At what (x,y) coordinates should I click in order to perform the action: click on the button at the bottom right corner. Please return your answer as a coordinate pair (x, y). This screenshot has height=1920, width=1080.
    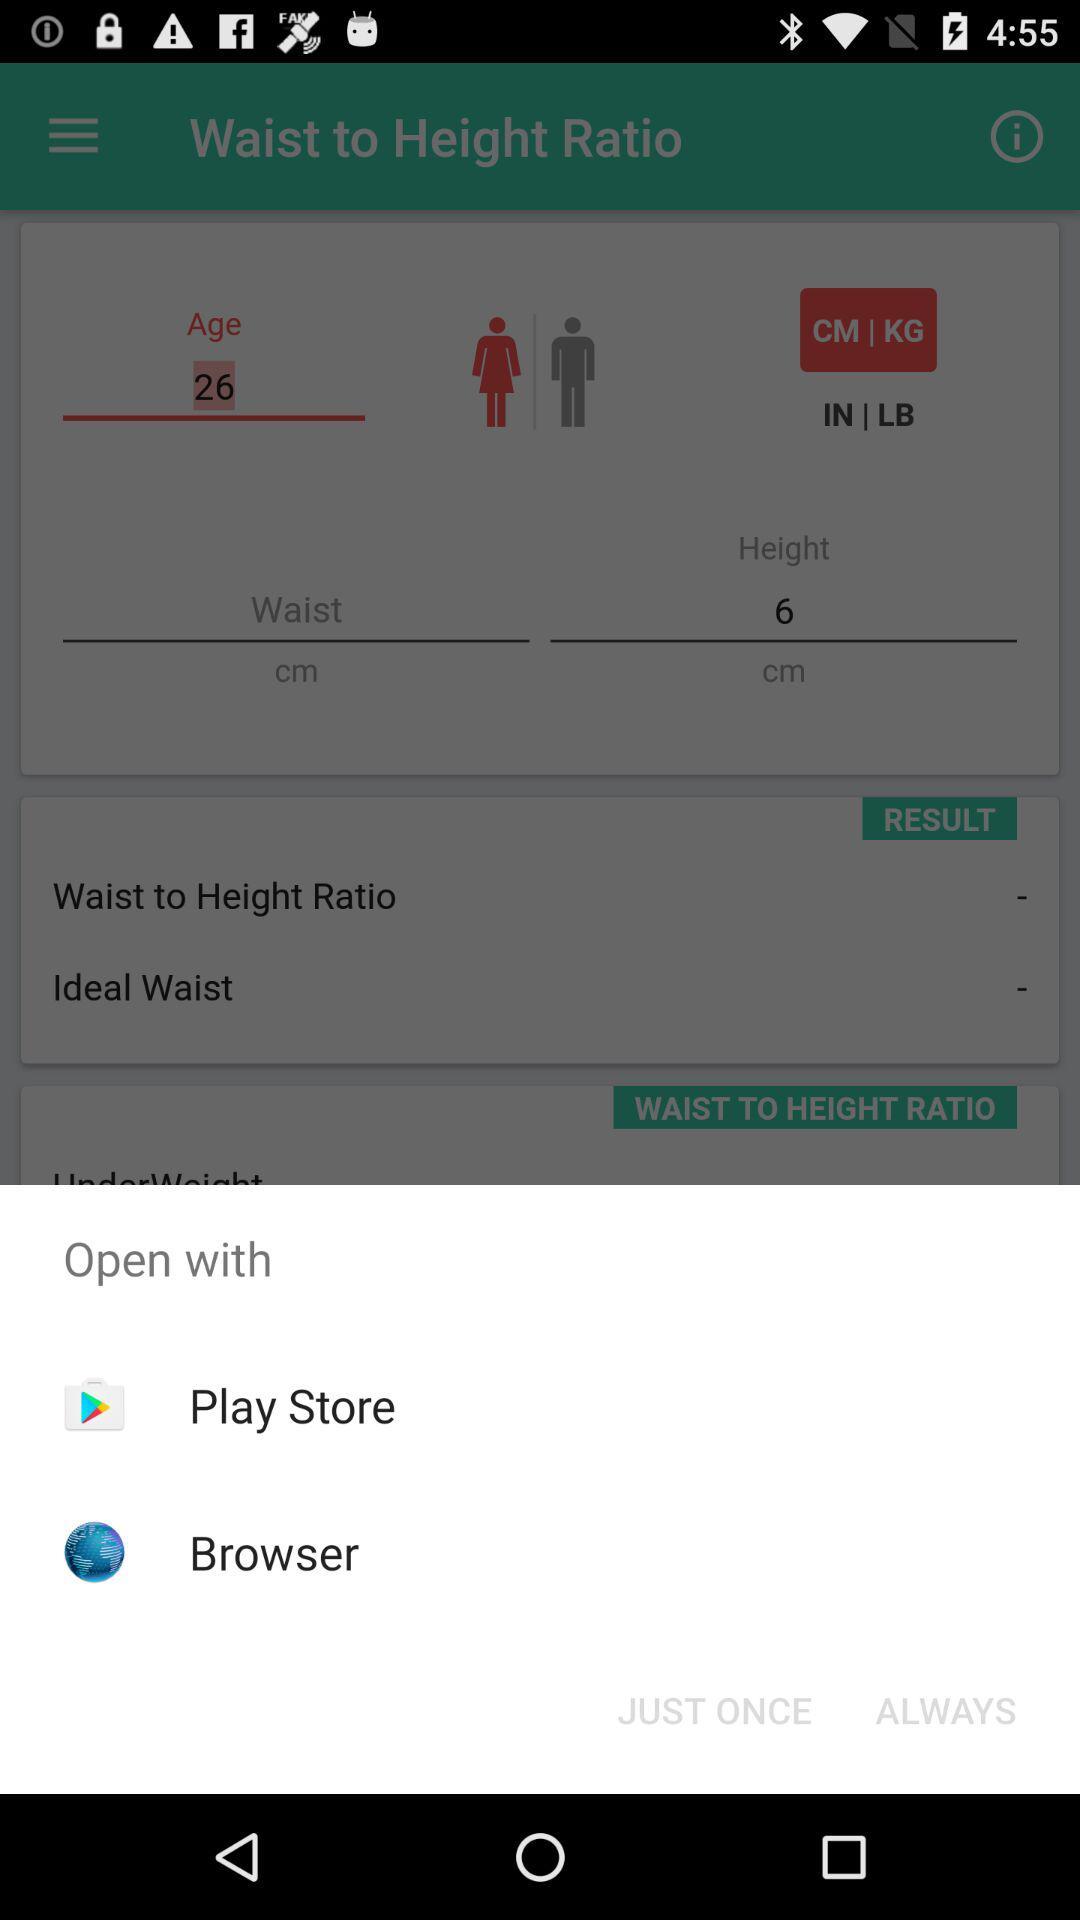
    Looking at the image, I should click on (945, 1708).